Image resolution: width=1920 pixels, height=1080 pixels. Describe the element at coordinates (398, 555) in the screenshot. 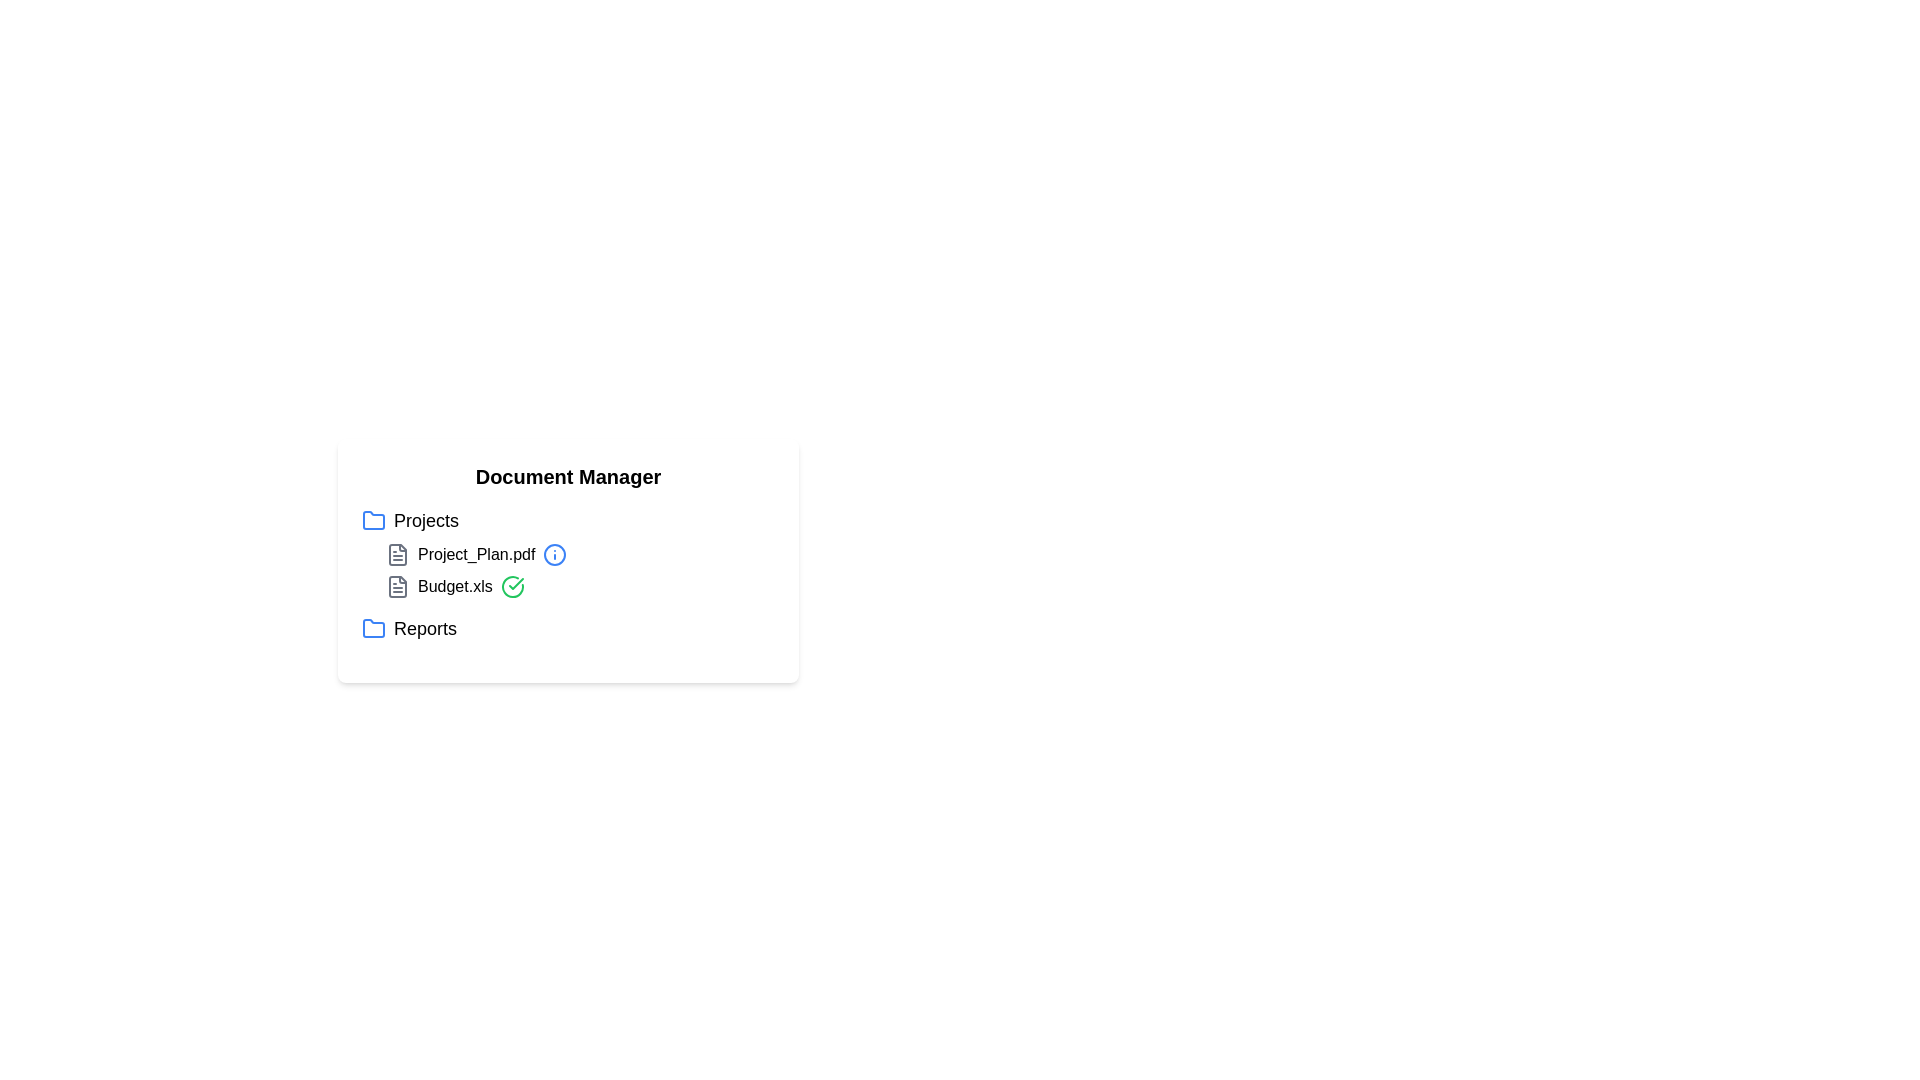

I see `the icon corresponding to Project_Plan.pdf` at that location.